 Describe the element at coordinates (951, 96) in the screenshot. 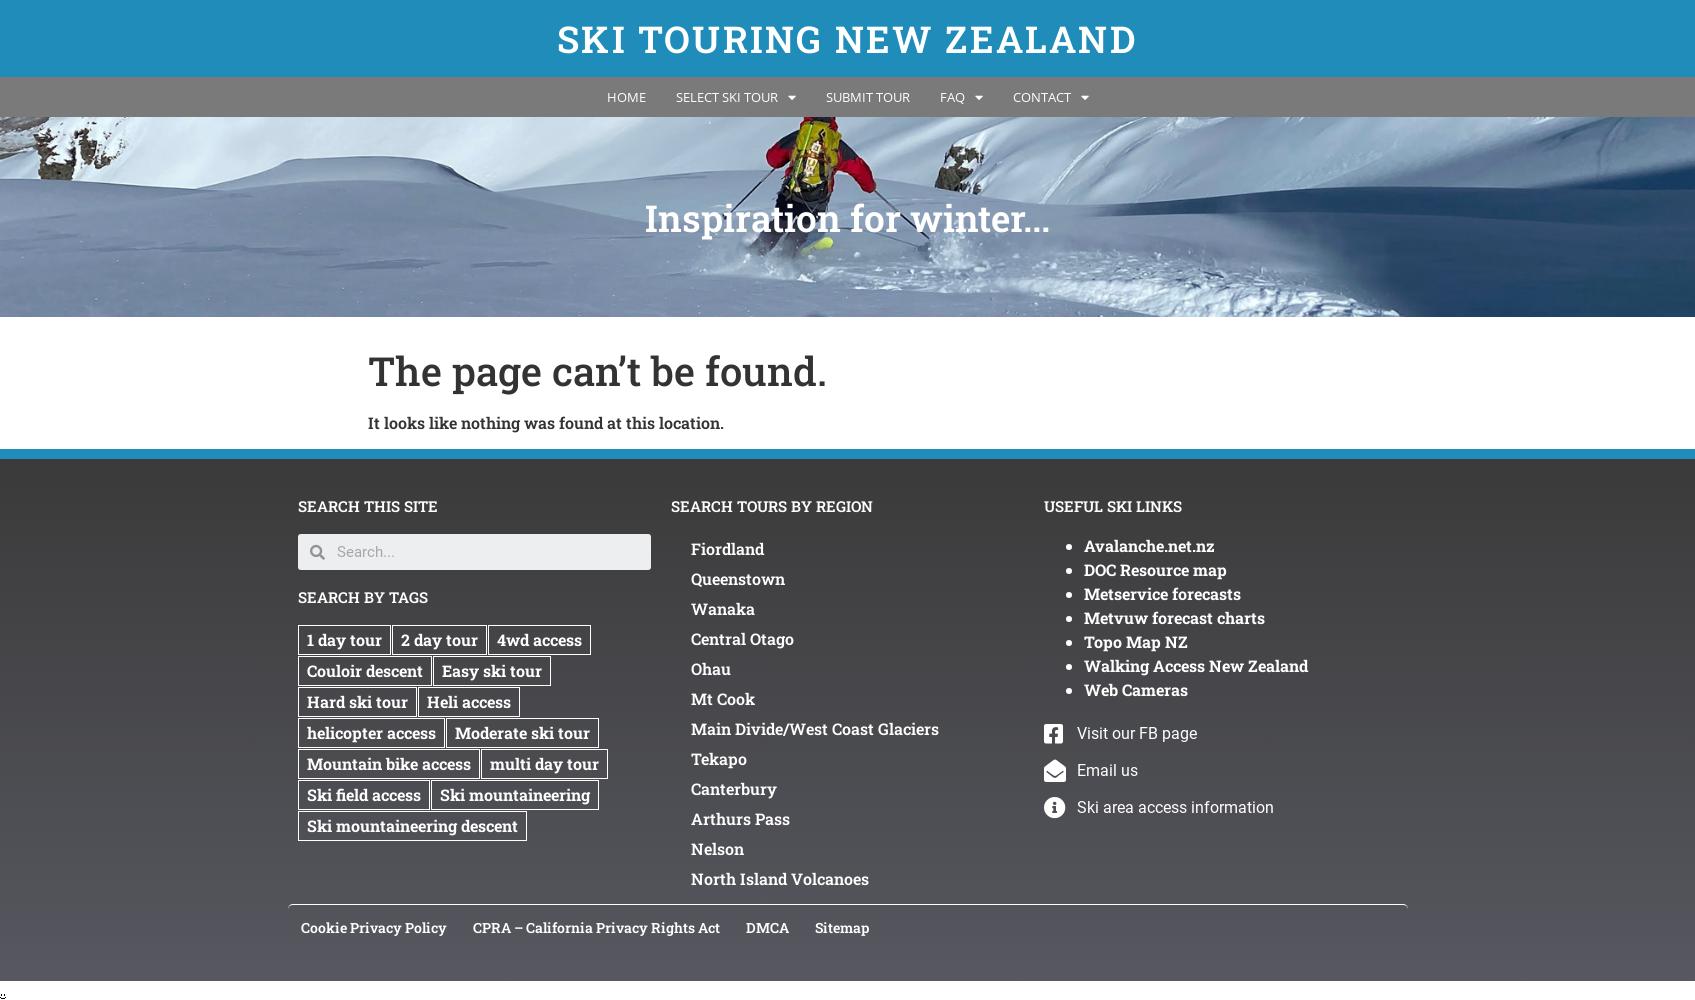

I see `'FAQ'` at that location.